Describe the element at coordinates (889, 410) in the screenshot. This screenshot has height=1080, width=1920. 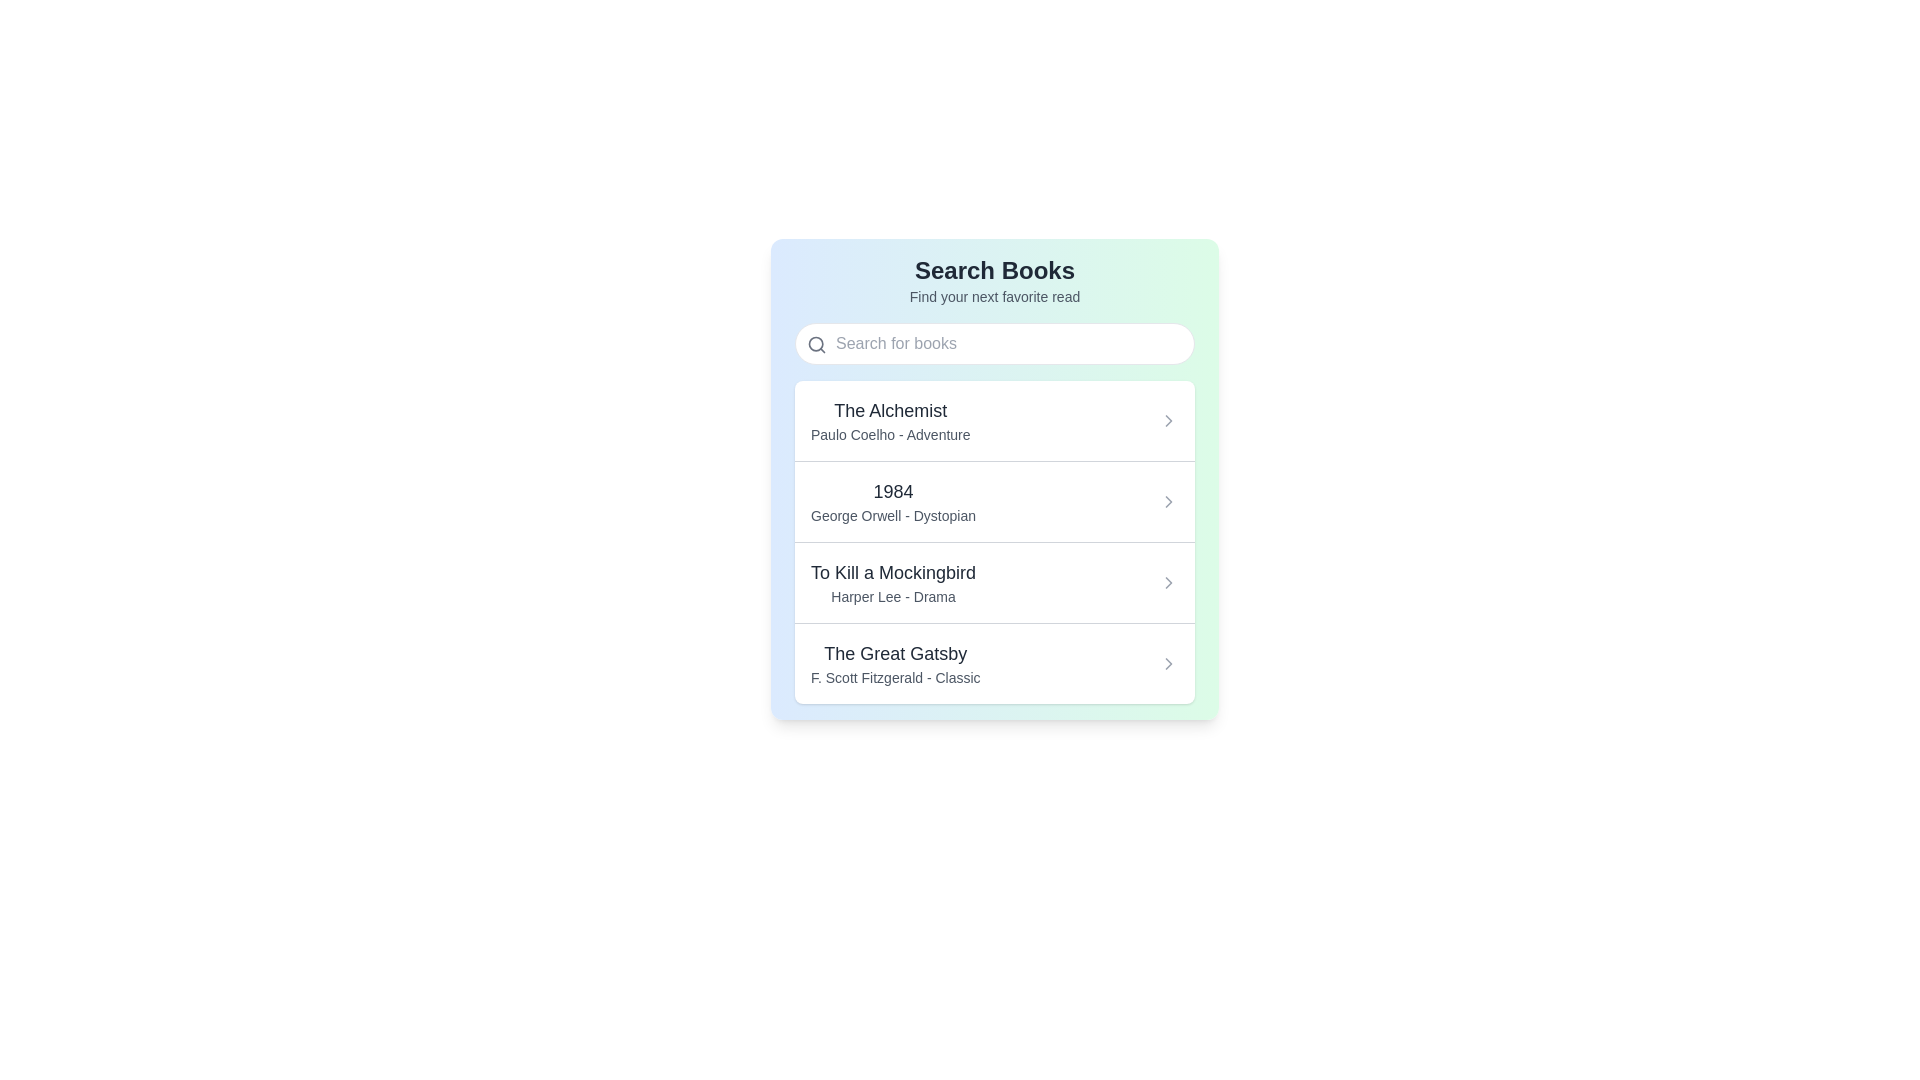
I see `the title of the first book listed in the interface, which is positioned above the subtitle 'Paulo Coelho - Adventure'` at that location.